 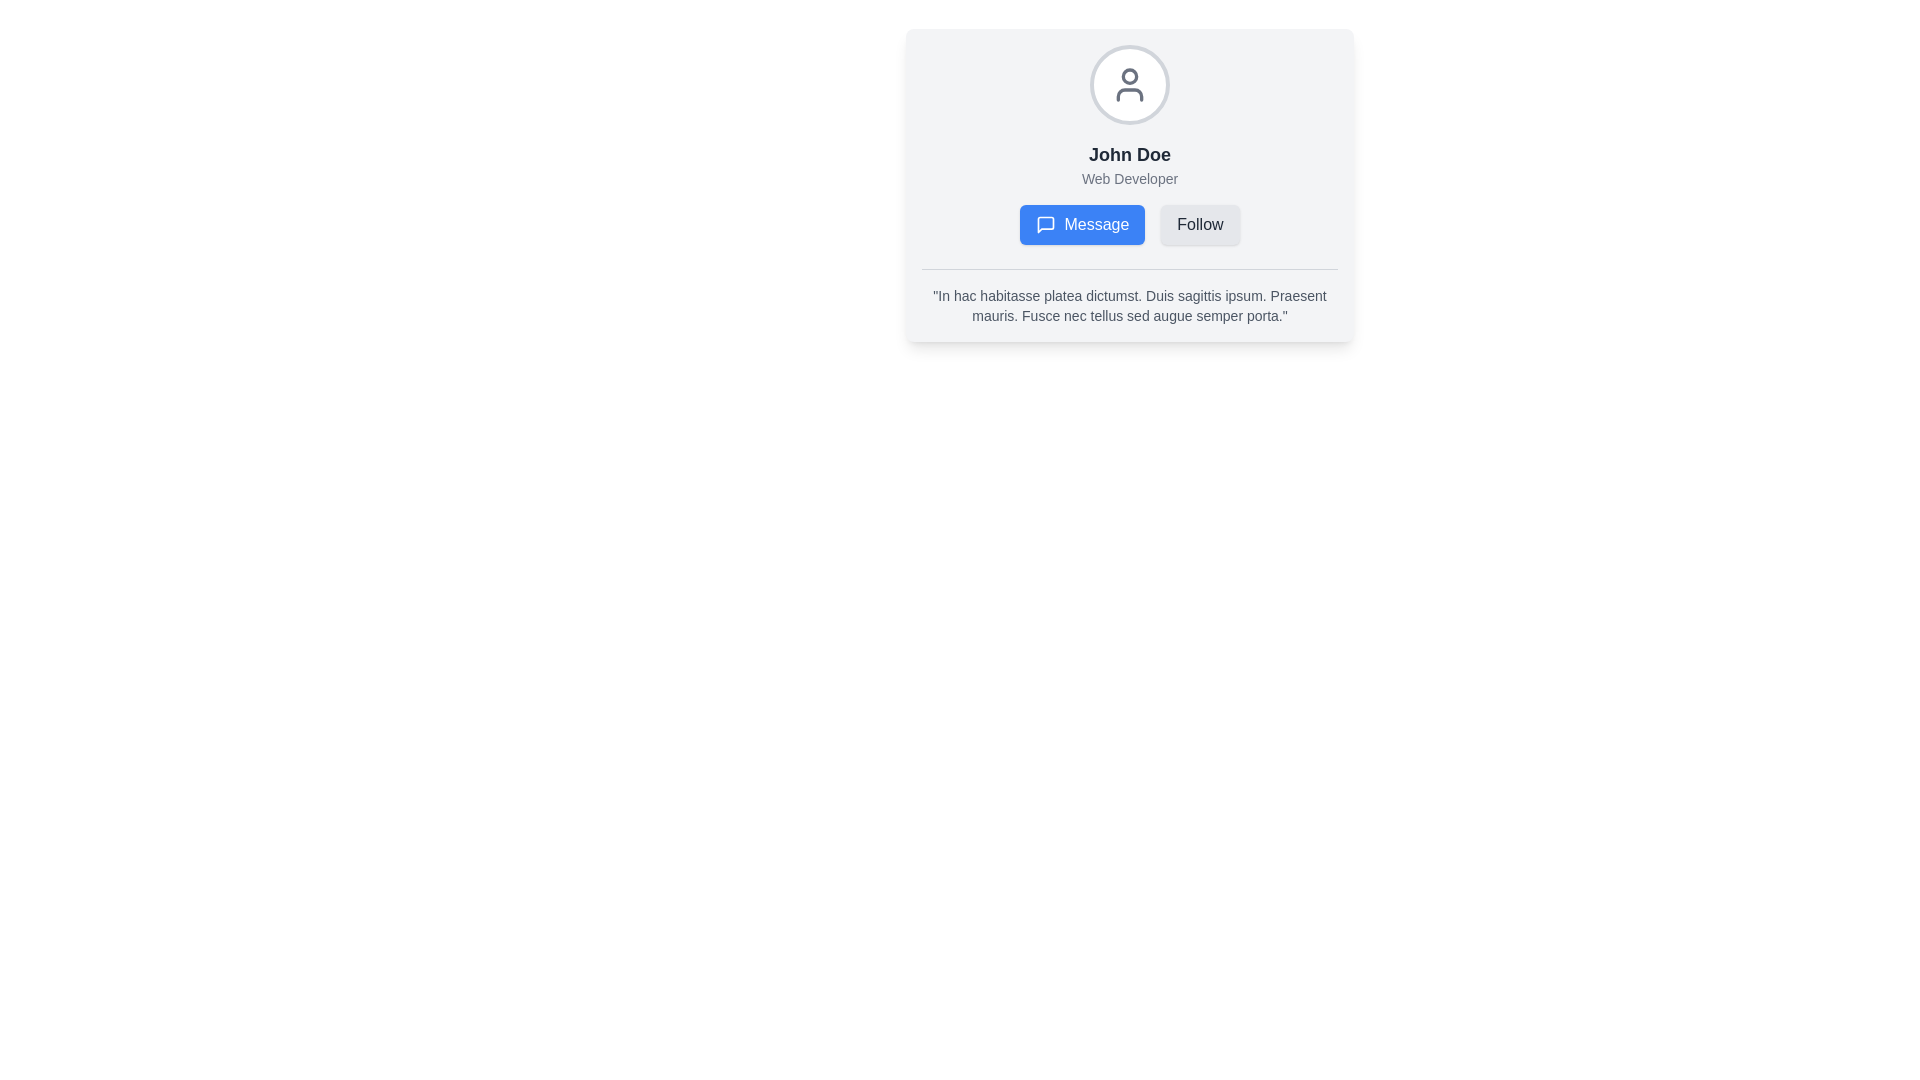 I want to click on the 'Follow' button located at the top-right corner of the card interface, next to the 'Message' button, to change its appearance, so click(x=1200, y=224).